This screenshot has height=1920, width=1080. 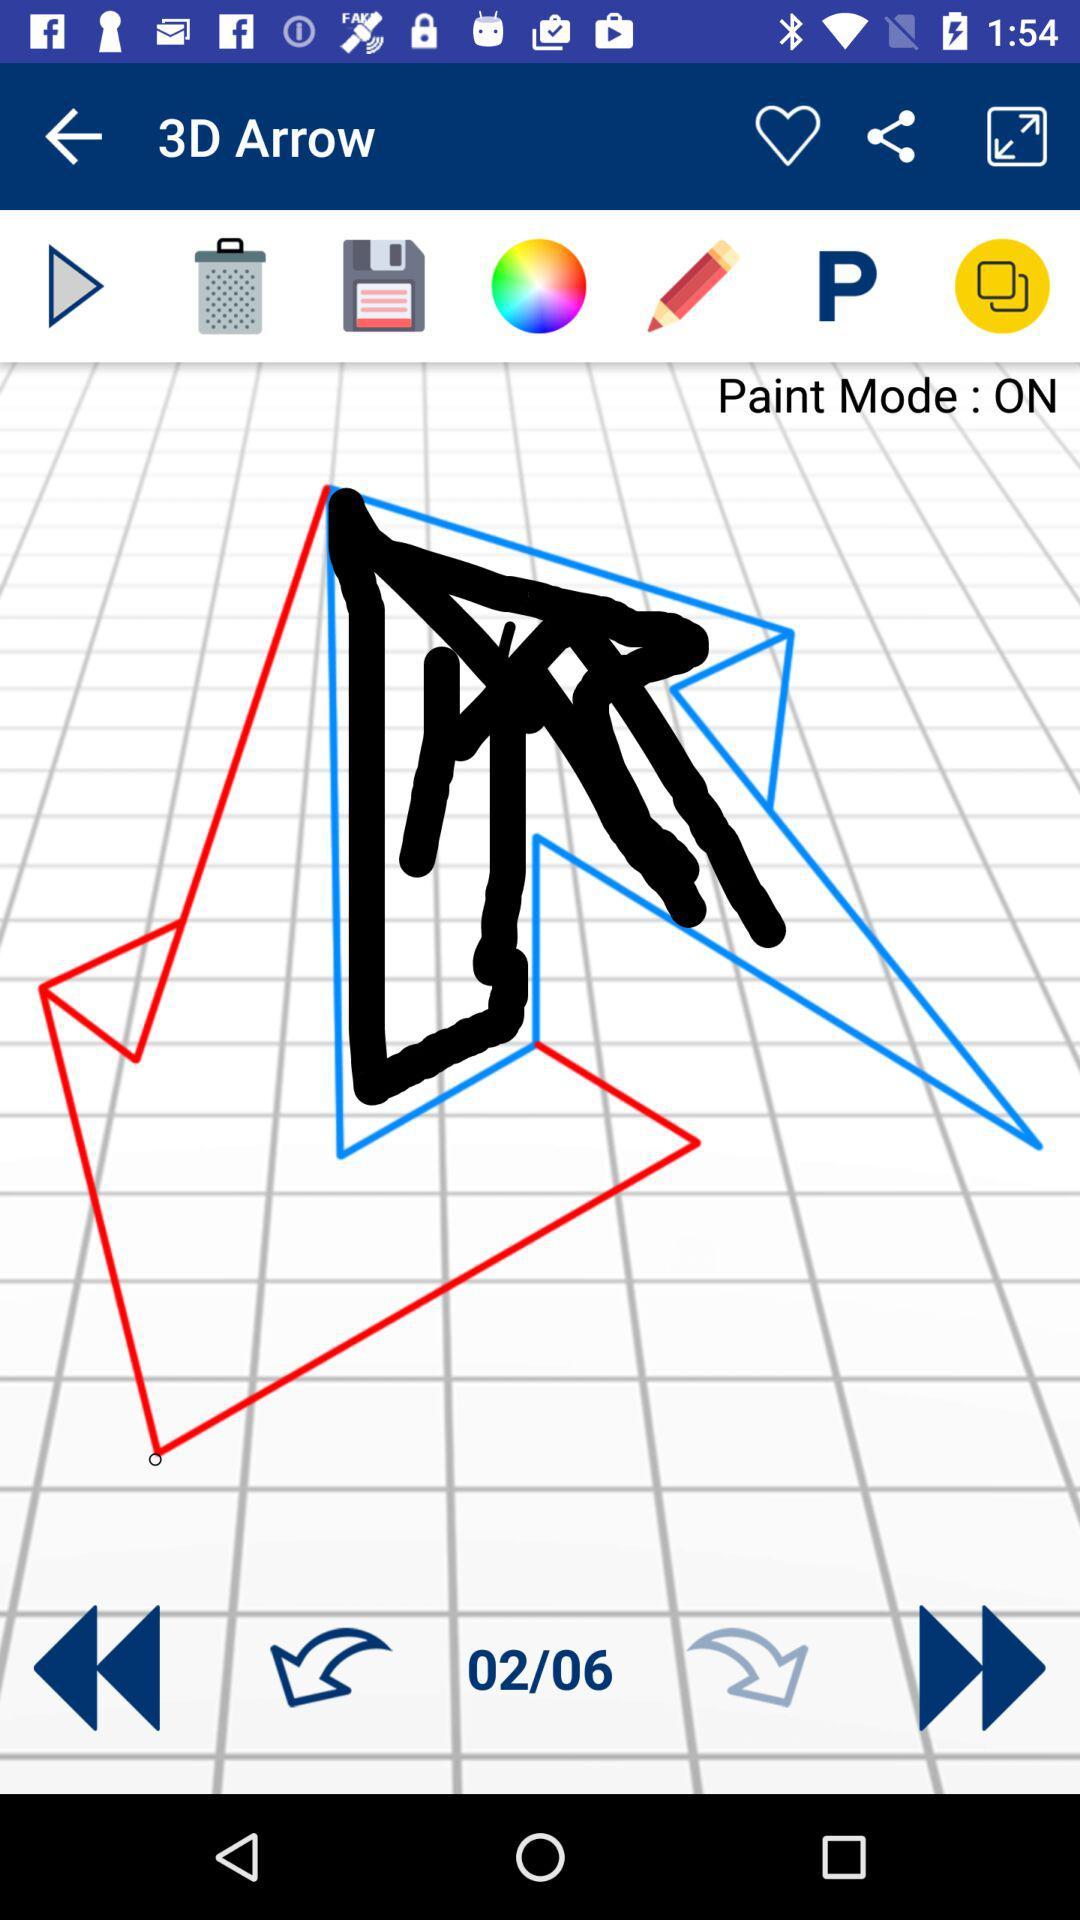 What do you see at coordinates (96, 1668) in the screenshot?
I see `the av_rewind icon` at bounding box center [96, 1668].